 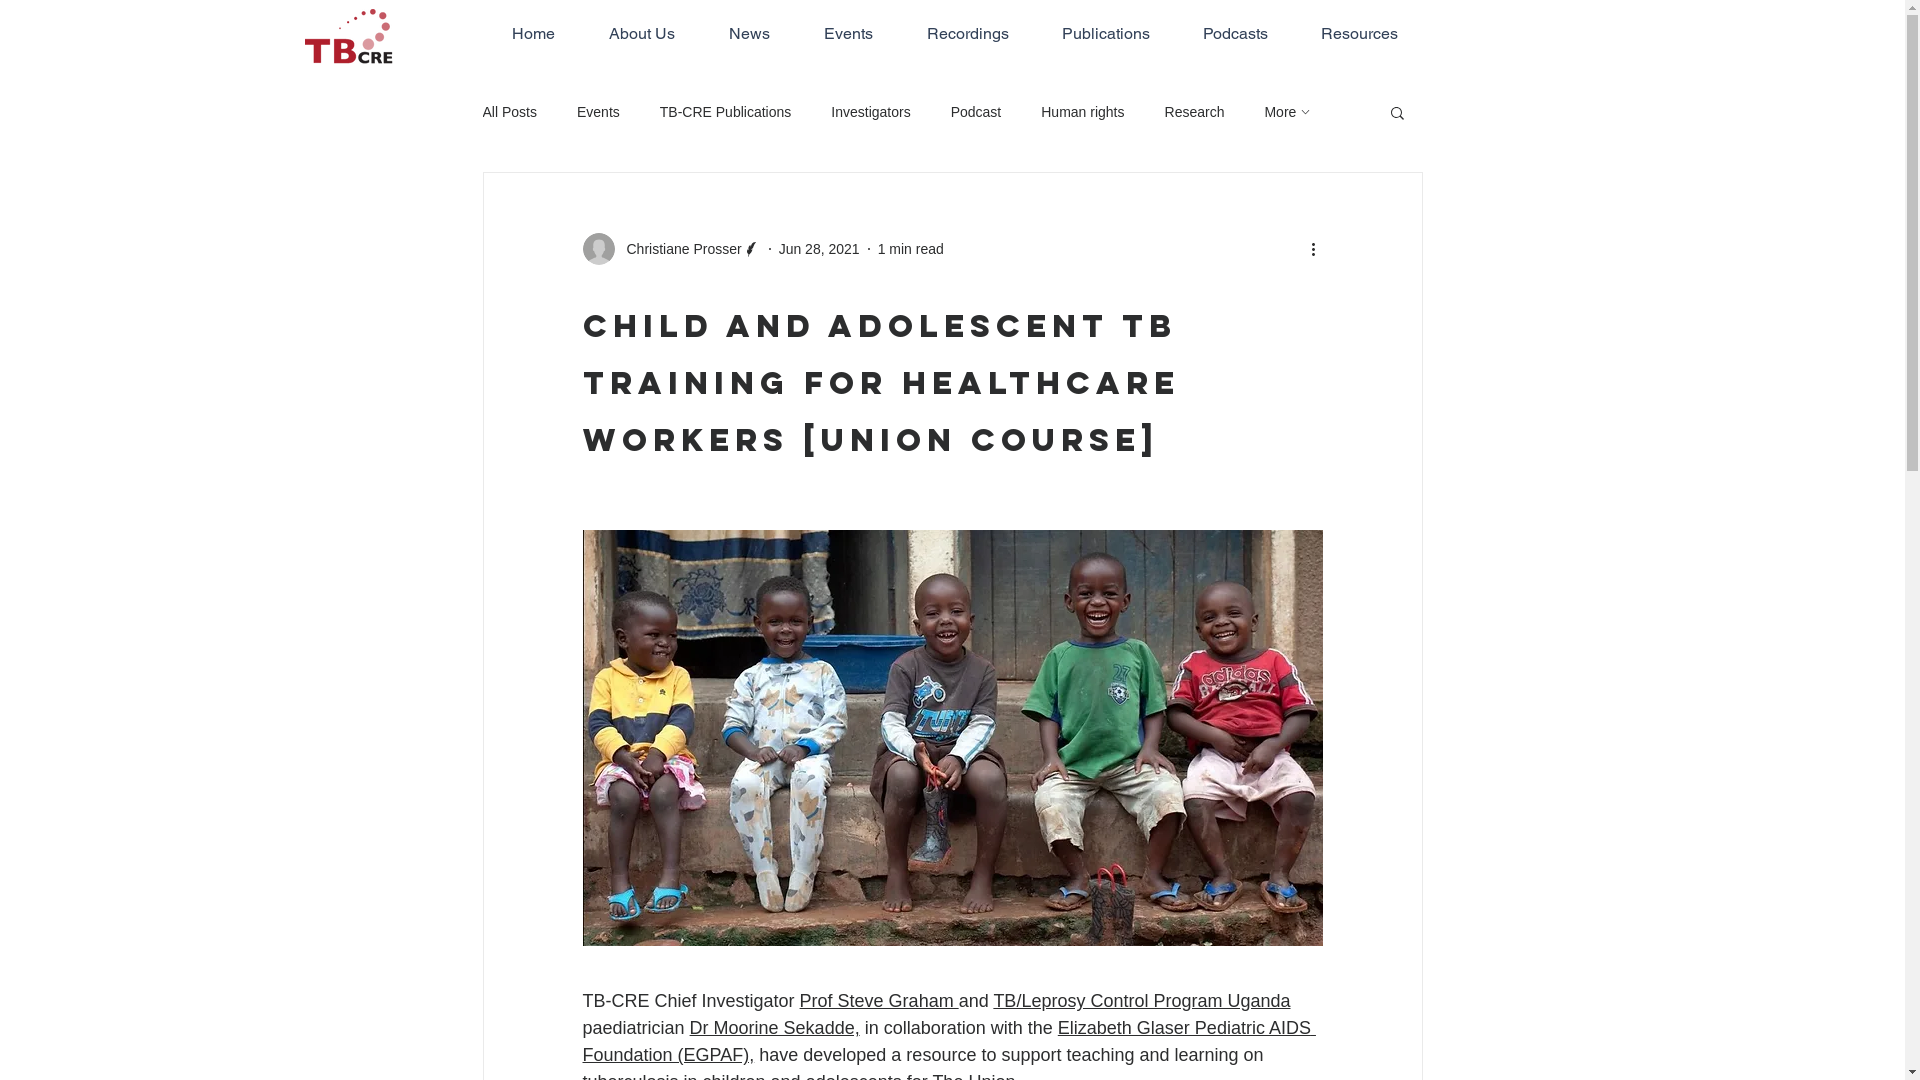 I want to click on 'TB-CRE Publications', so click(x=724, y=111).